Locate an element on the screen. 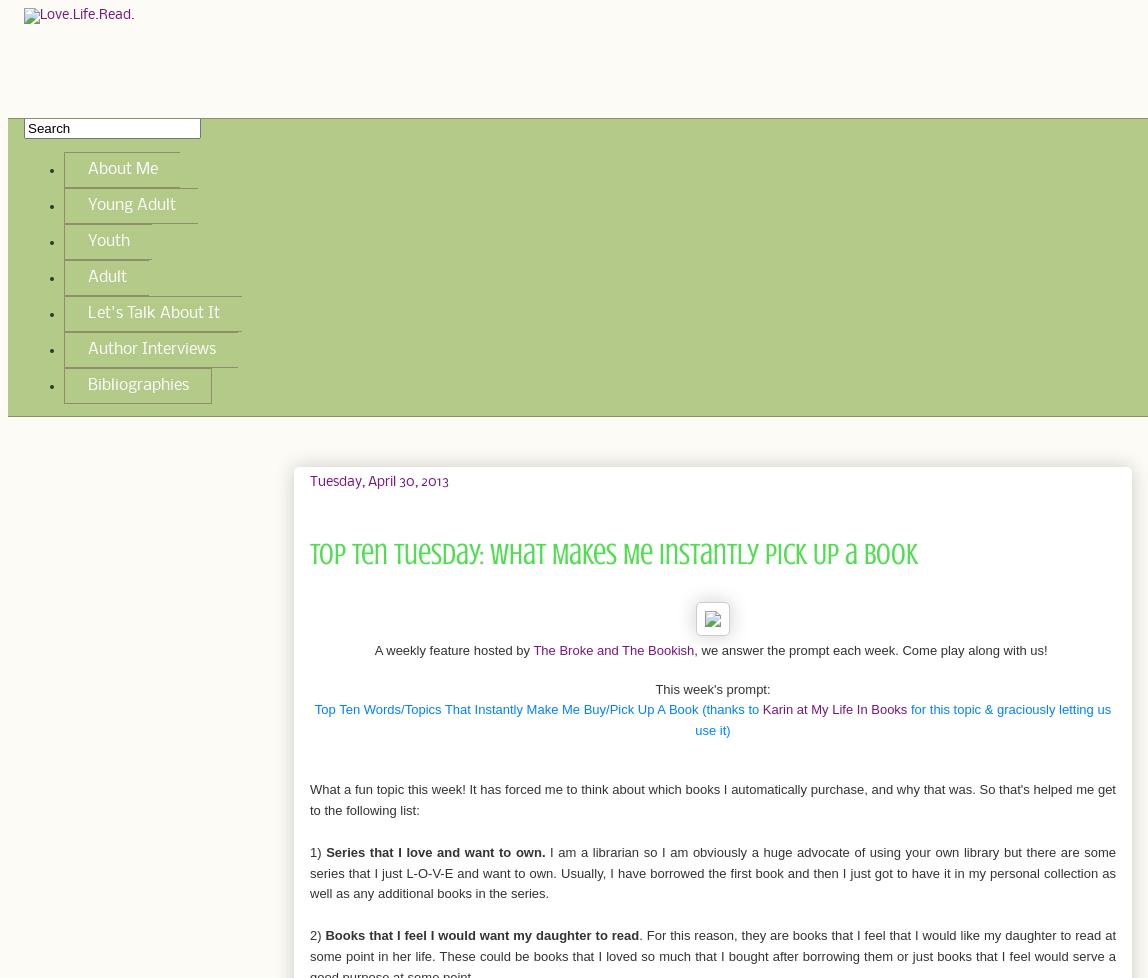  'Author Interviews' is located at coordinates (150, 348).